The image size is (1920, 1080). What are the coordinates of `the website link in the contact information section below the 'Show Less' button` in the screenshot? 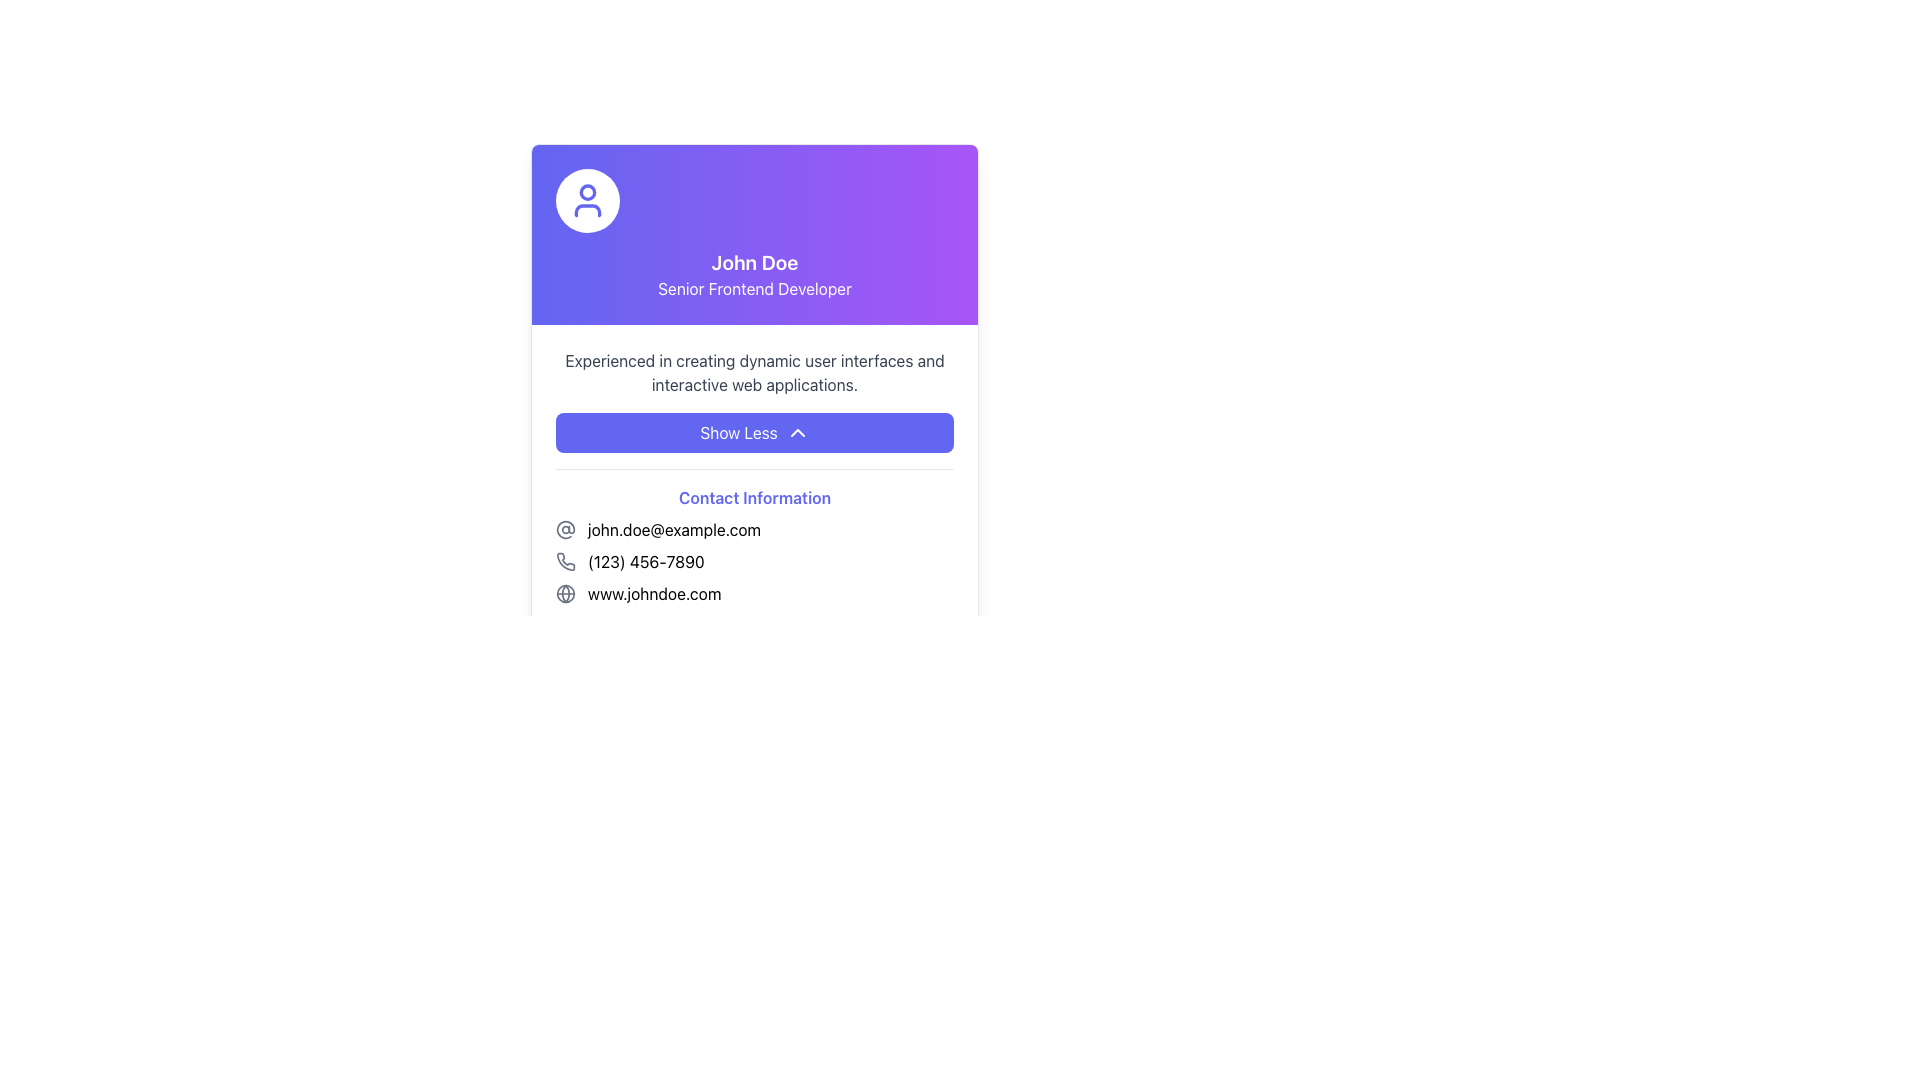 It's located at (753, 573).